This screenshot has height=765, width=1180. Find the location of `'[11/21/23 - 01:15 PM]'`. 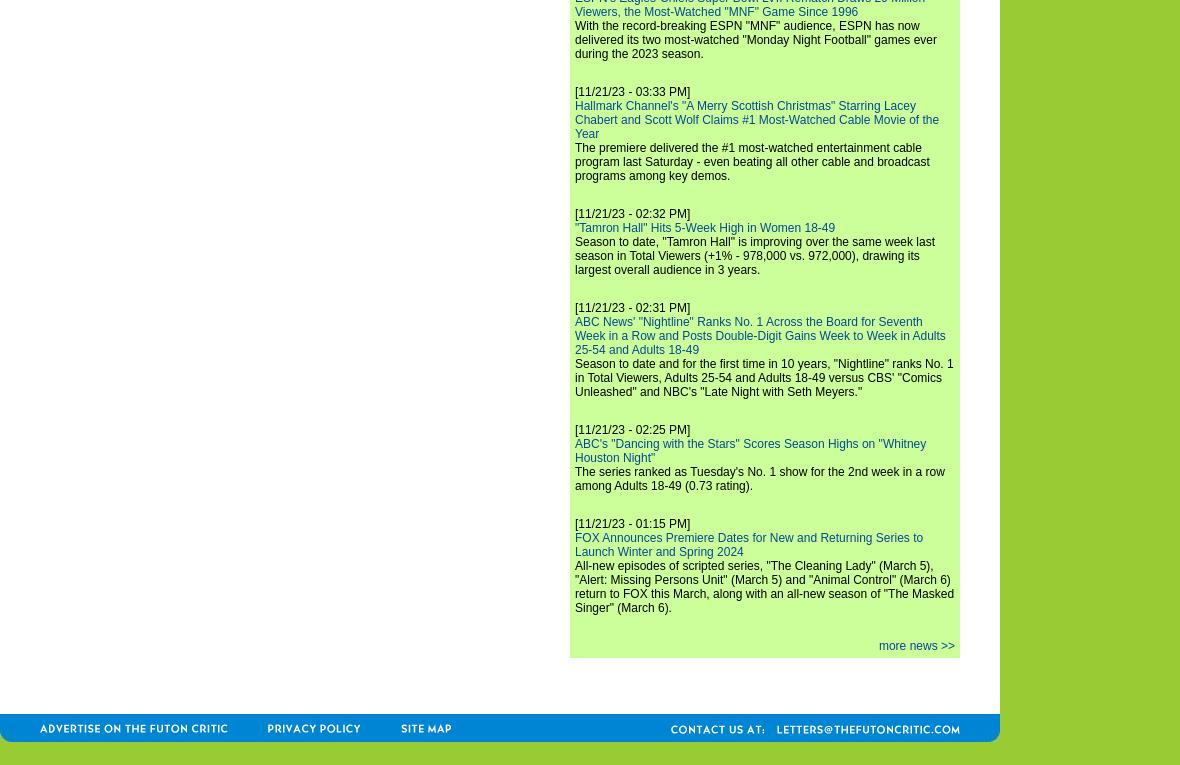

'[11/21/23 - 01:15 PM]' is located at coordinates (575, 523).